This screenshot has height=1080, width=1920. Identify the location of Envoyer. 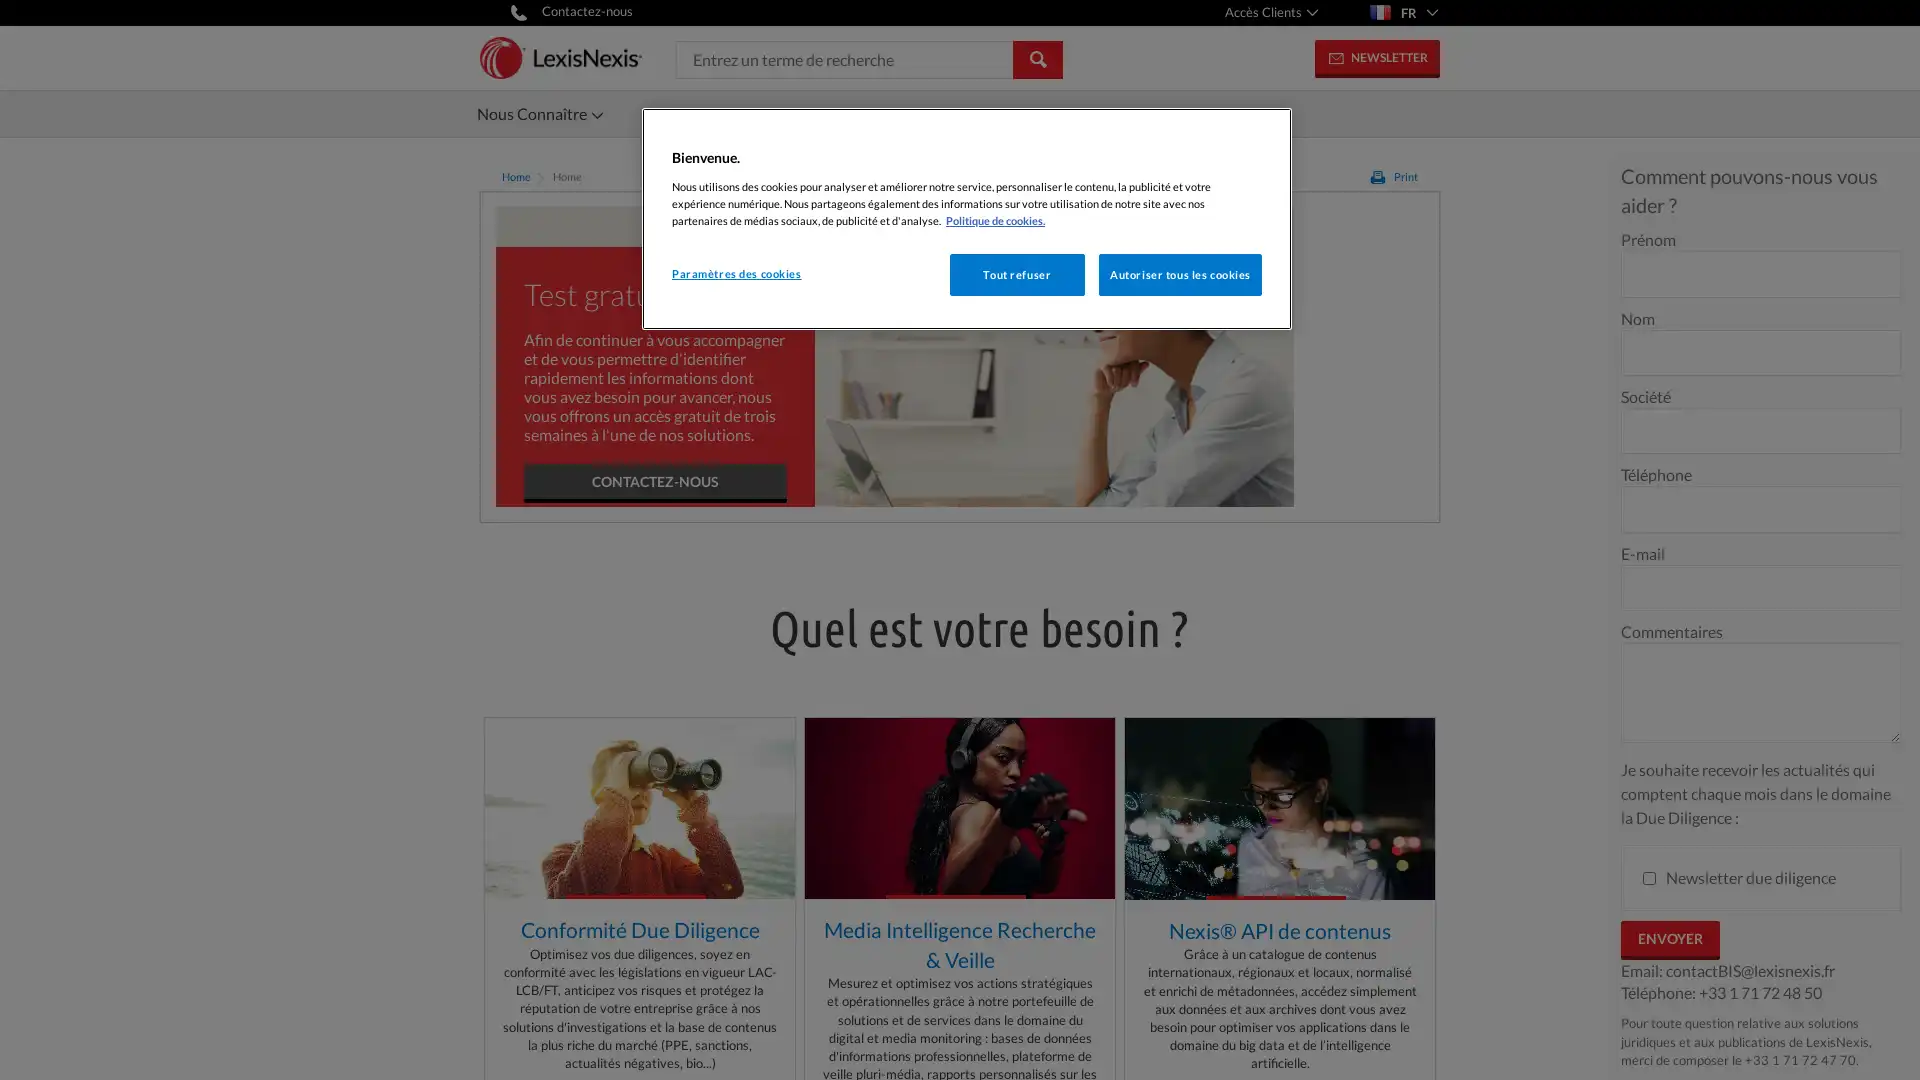
(1670, 940).